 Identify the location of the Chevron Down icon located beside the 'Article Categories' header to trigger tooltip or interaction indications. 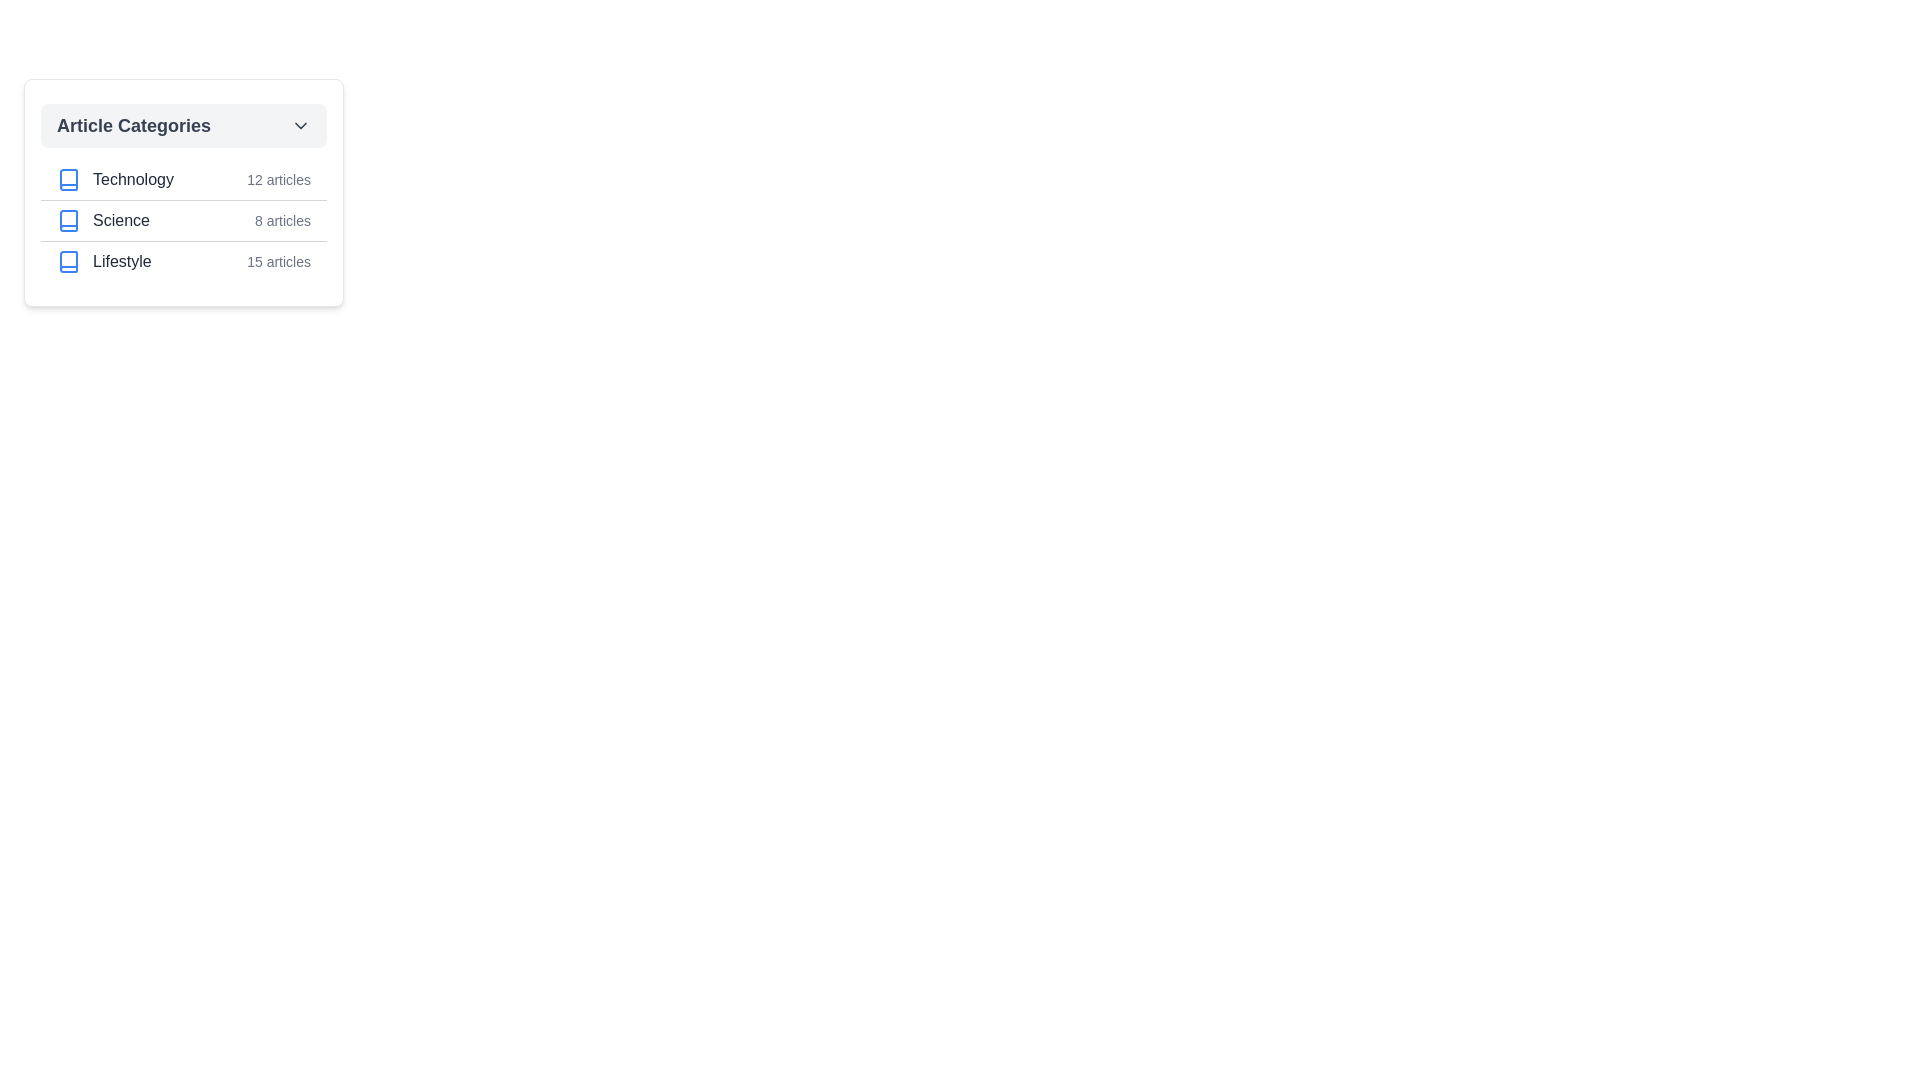
(300, 126).